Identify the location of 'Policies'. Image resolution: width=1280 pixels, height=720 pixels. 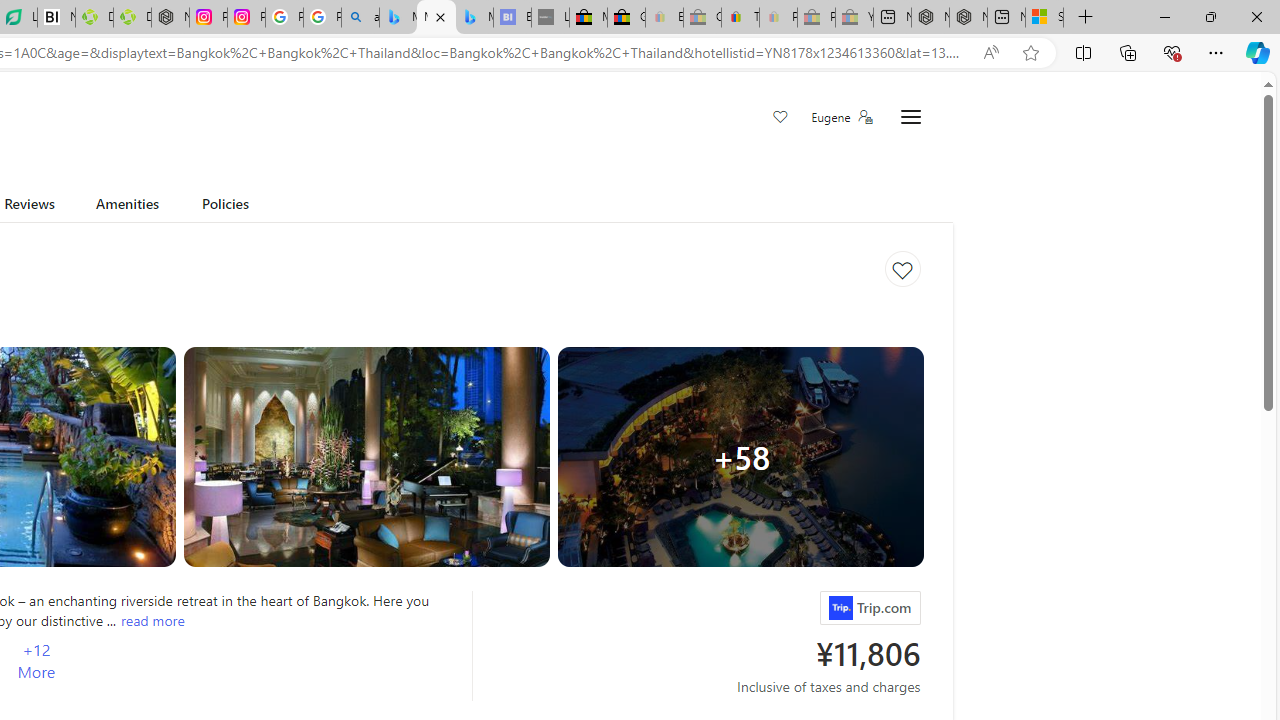
(225, 207).